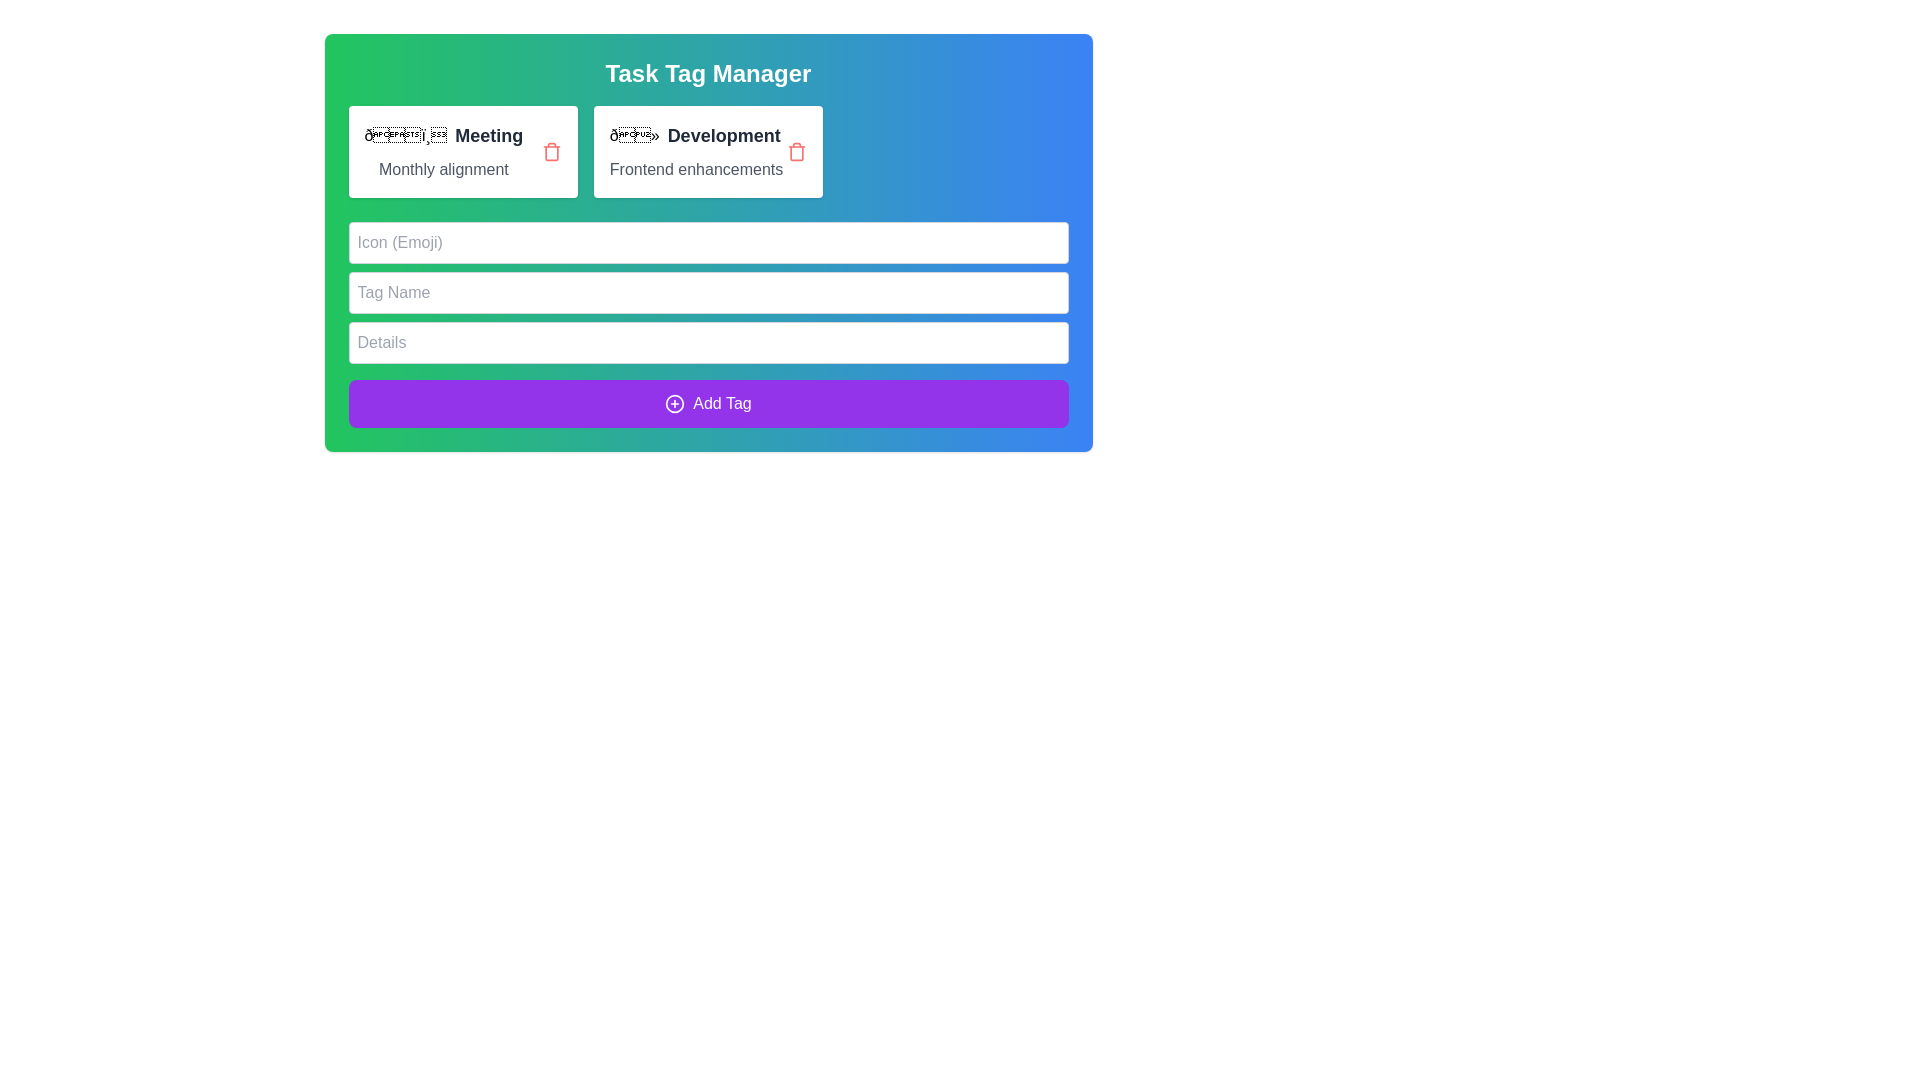  Describe the element at coordinates (696, 150) in the screenshot. I see `the Display panel with the heading 'Development' and subheading 'Frontend enhancements', which is styled in bold, large gray font and located on the right side of the interface` at that location.